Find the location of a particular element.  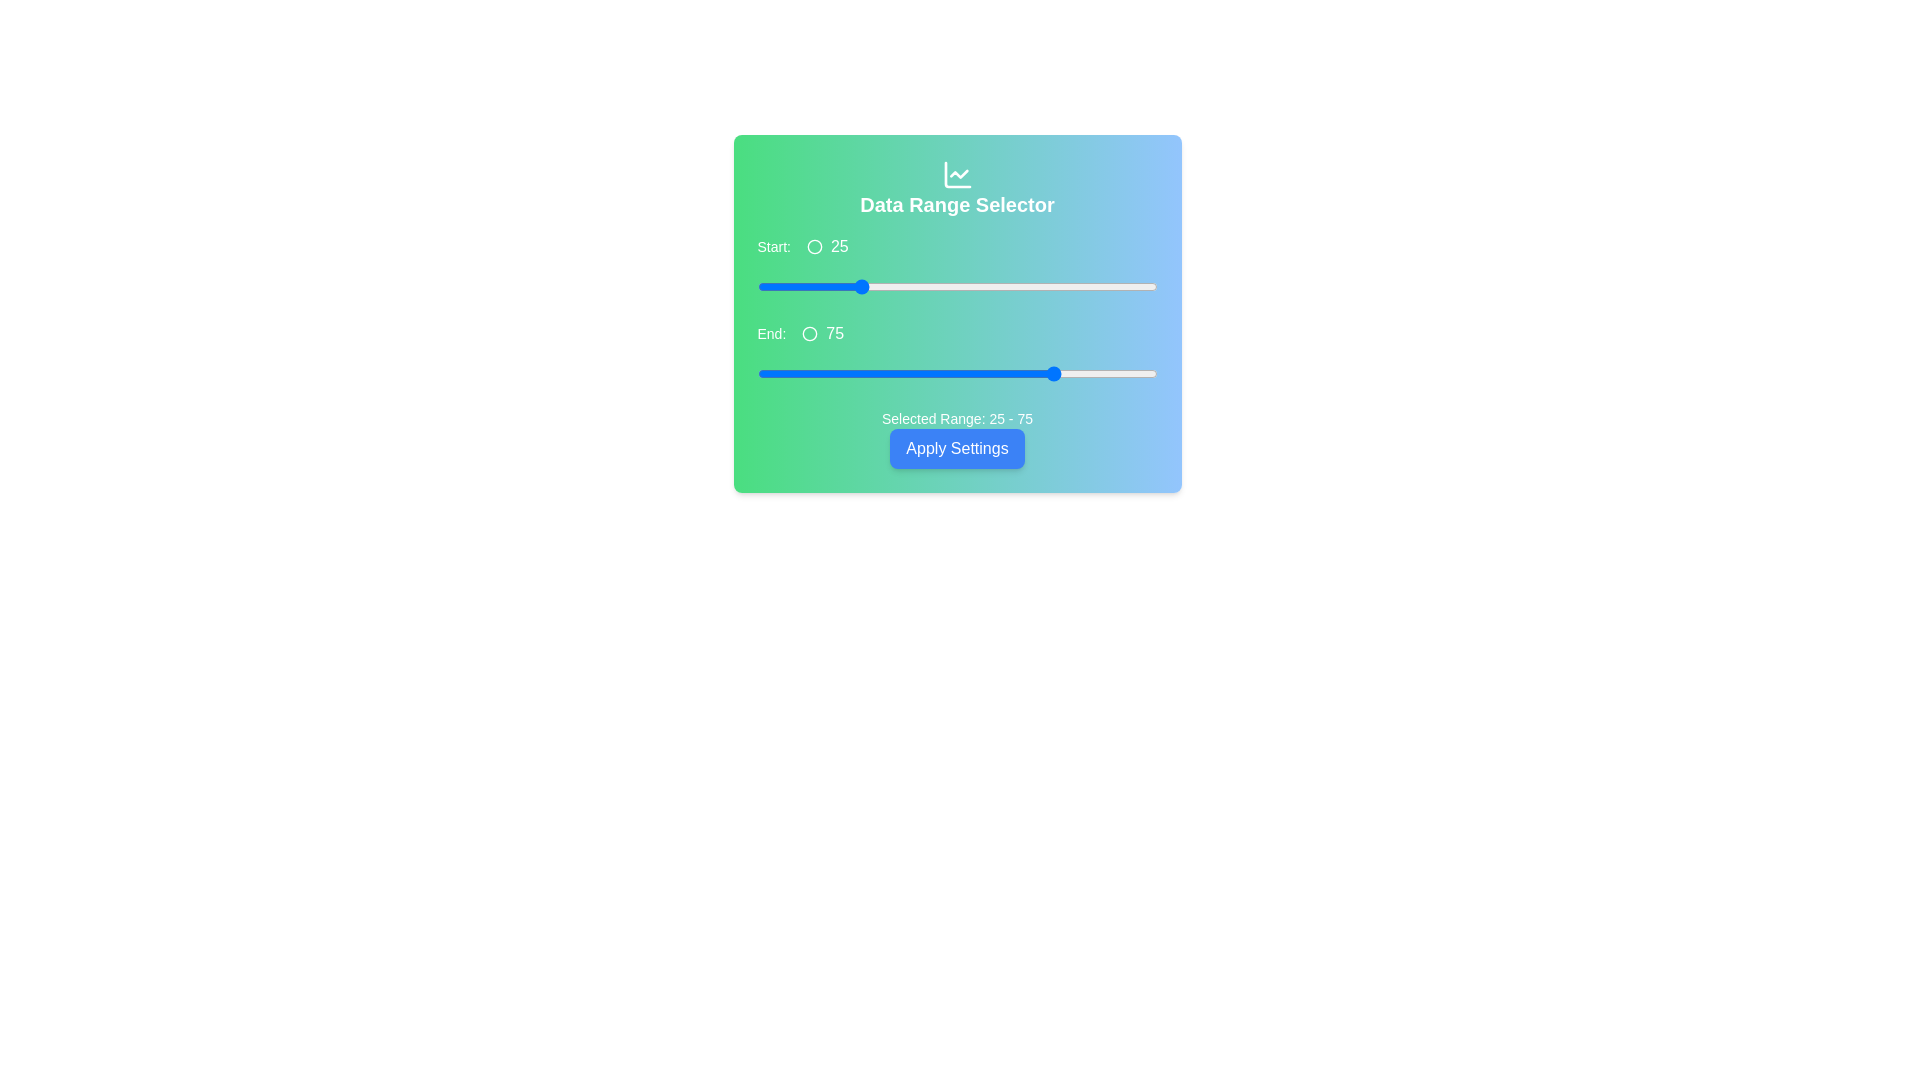

the circular SVG icon located between the label 'End:' and the number '75', which serves as a visual indicator is located at coordinates (810, 333).